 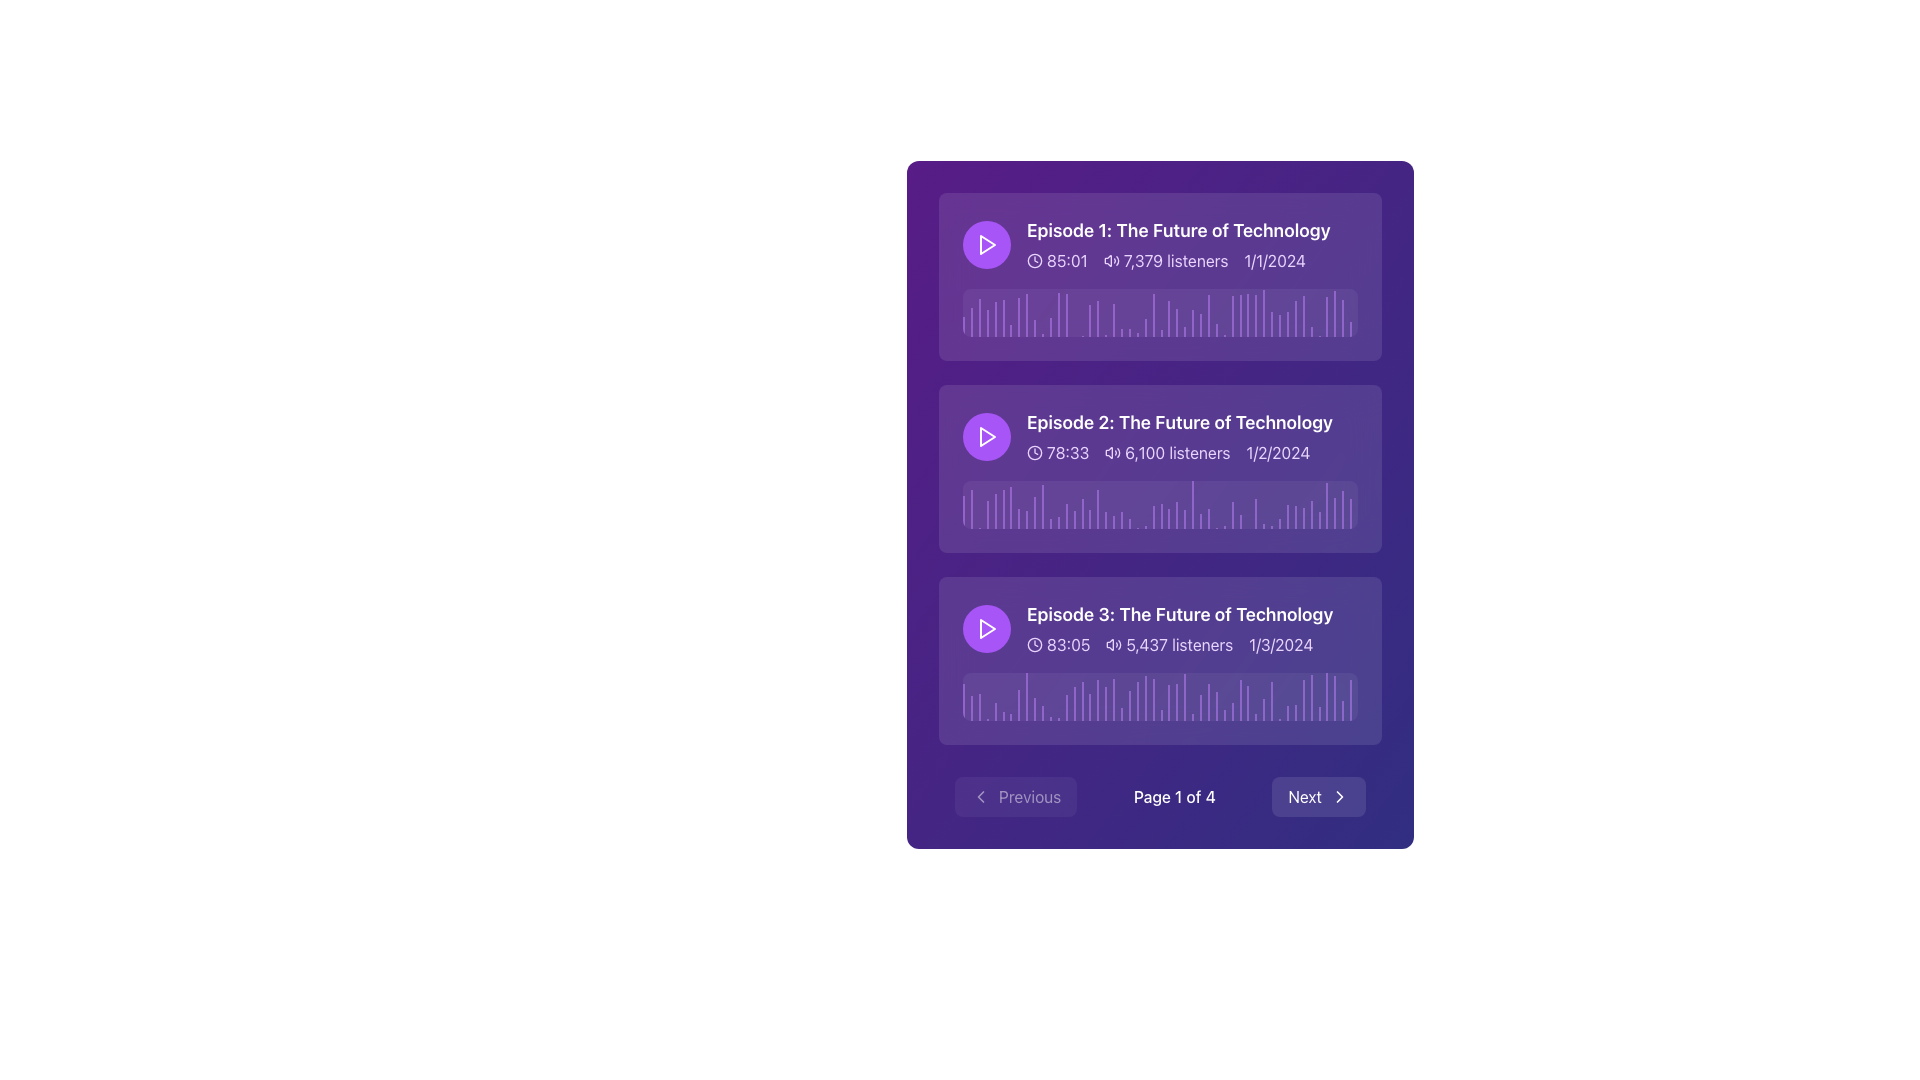 What do you see at coordinates (1200, 323) in the screenshot?
I see `the 30th vertical bar indicator within the waveform display under the 'Episode 1: The Future of Technology' card` at bounding box center [1200, 323].